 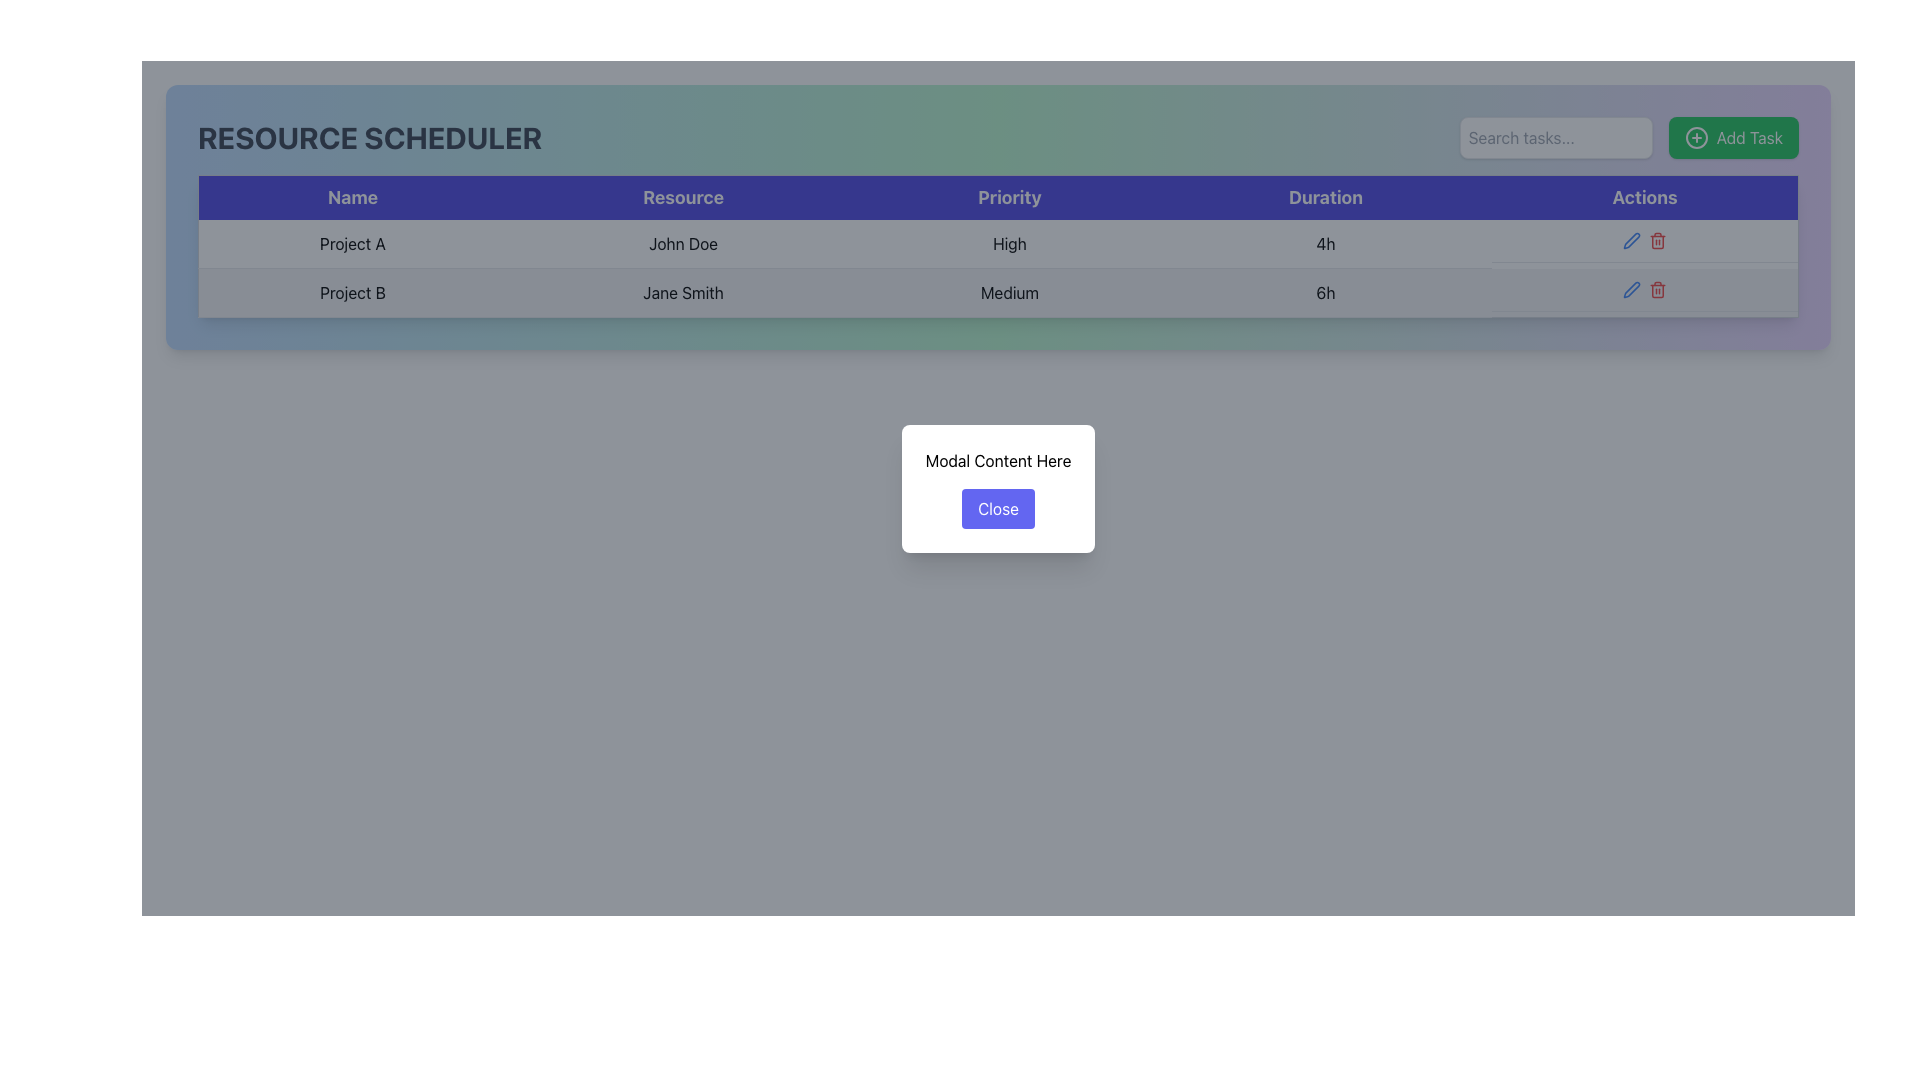 I want to click on text content from the table cell displaying 'Project B', located in the first column of the second row of the table, so click(x=352, y=293).